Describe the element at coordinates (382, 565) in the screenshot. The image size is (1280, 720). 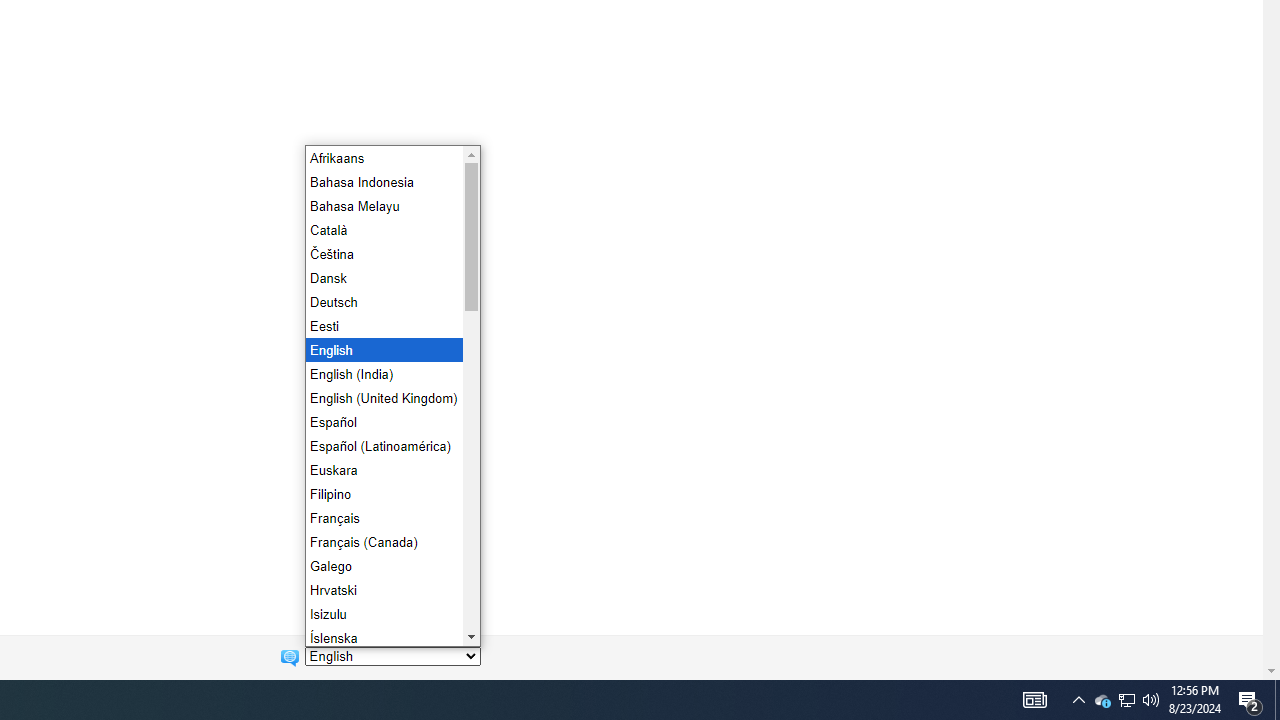
I see `'Galego'` at that location.